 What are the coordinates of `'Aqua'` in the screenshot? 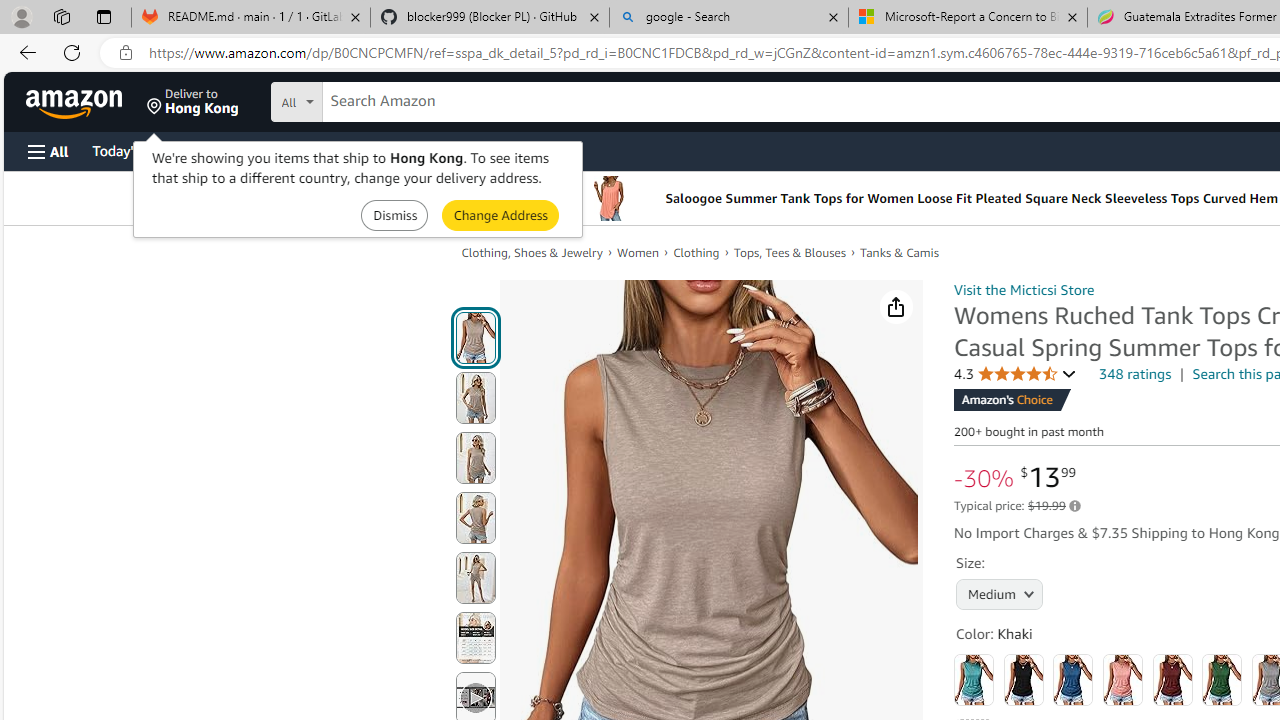 It's located at (974, 679).